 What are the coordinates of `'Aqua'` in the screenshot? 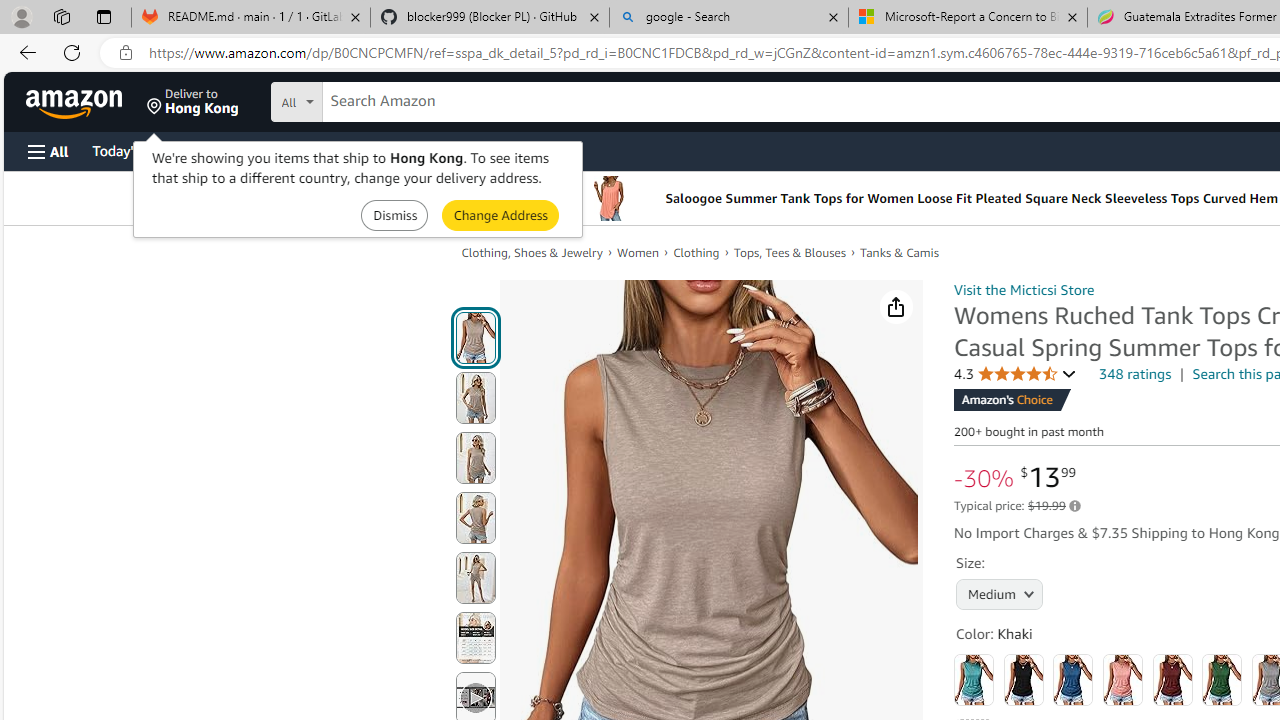 It's located at (974, 679).